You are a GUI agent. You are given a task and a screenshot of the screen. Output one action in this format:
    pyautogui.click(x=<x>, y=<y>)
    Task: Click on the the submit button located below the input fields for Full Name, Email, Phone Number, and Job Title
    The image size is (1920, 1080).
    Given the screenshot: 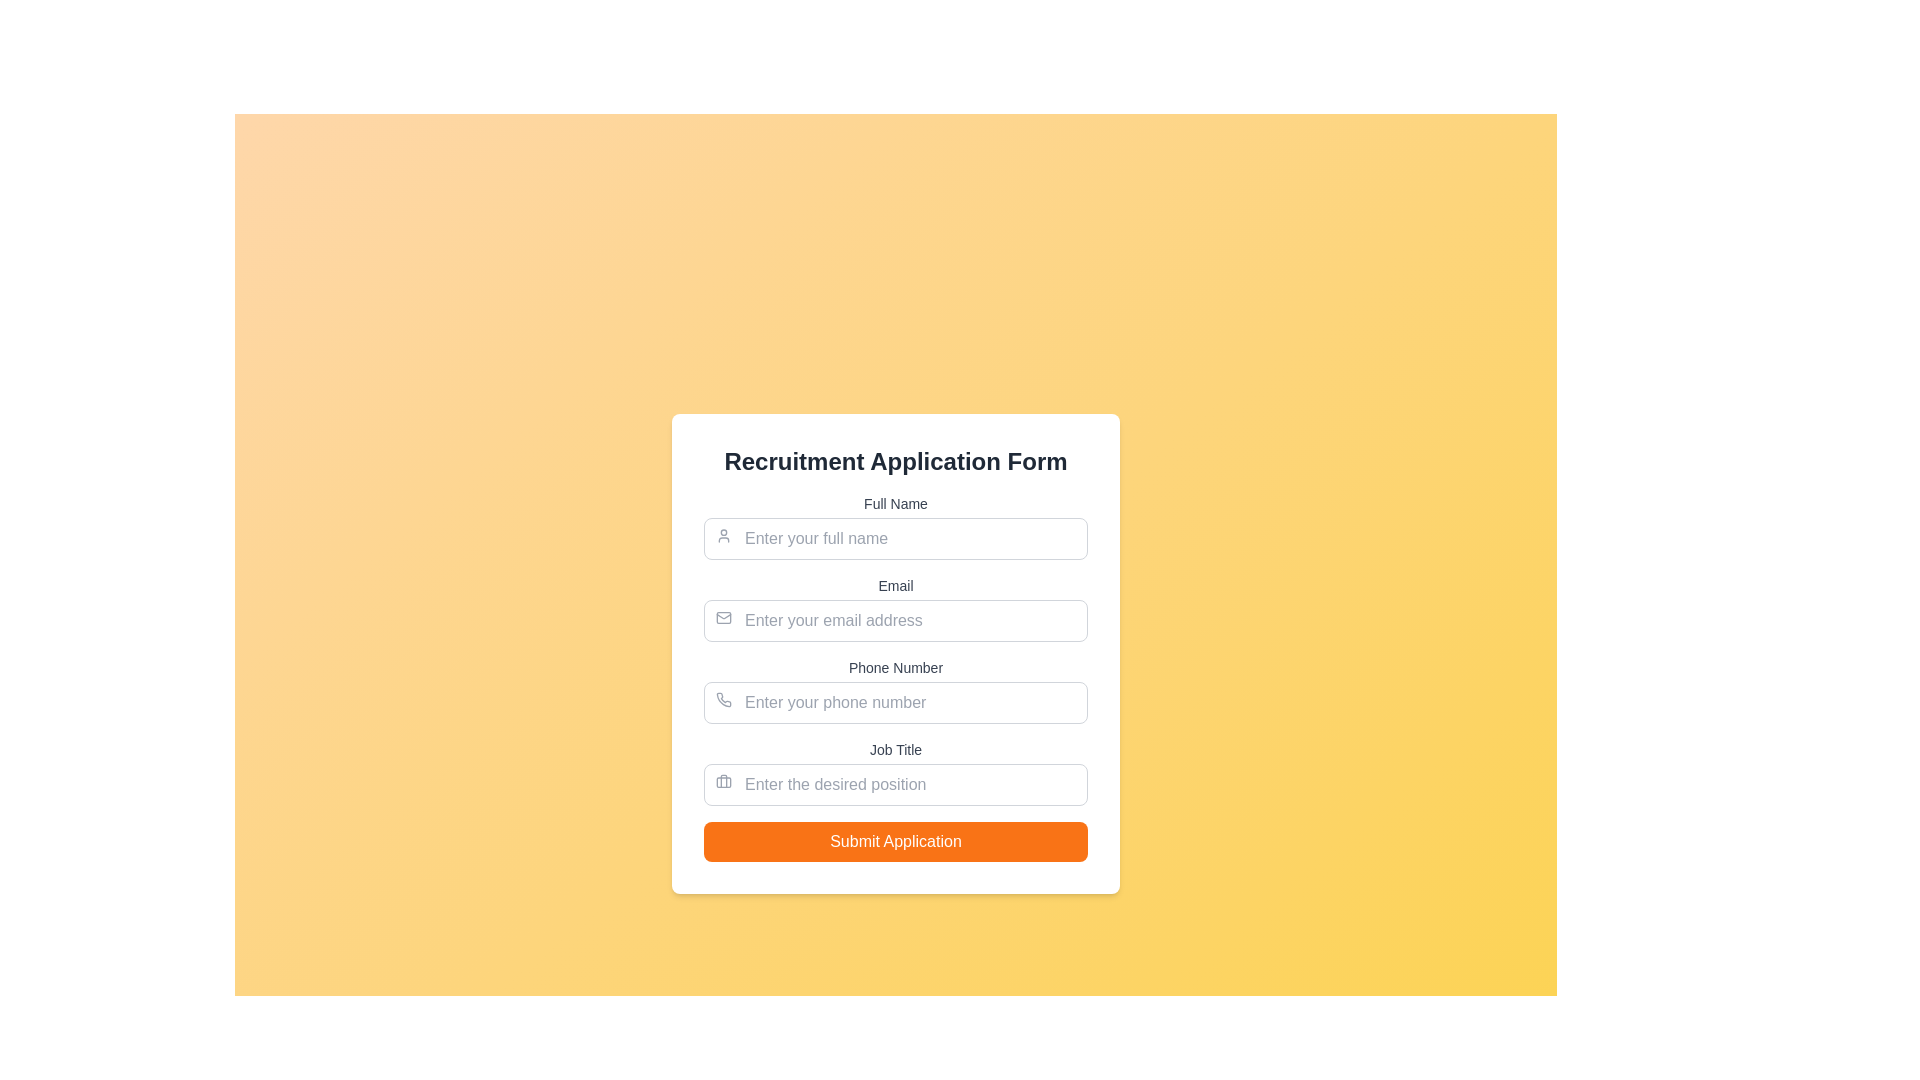 What is the action you would take?
    pyautogui.click(x=895, y=841)
    